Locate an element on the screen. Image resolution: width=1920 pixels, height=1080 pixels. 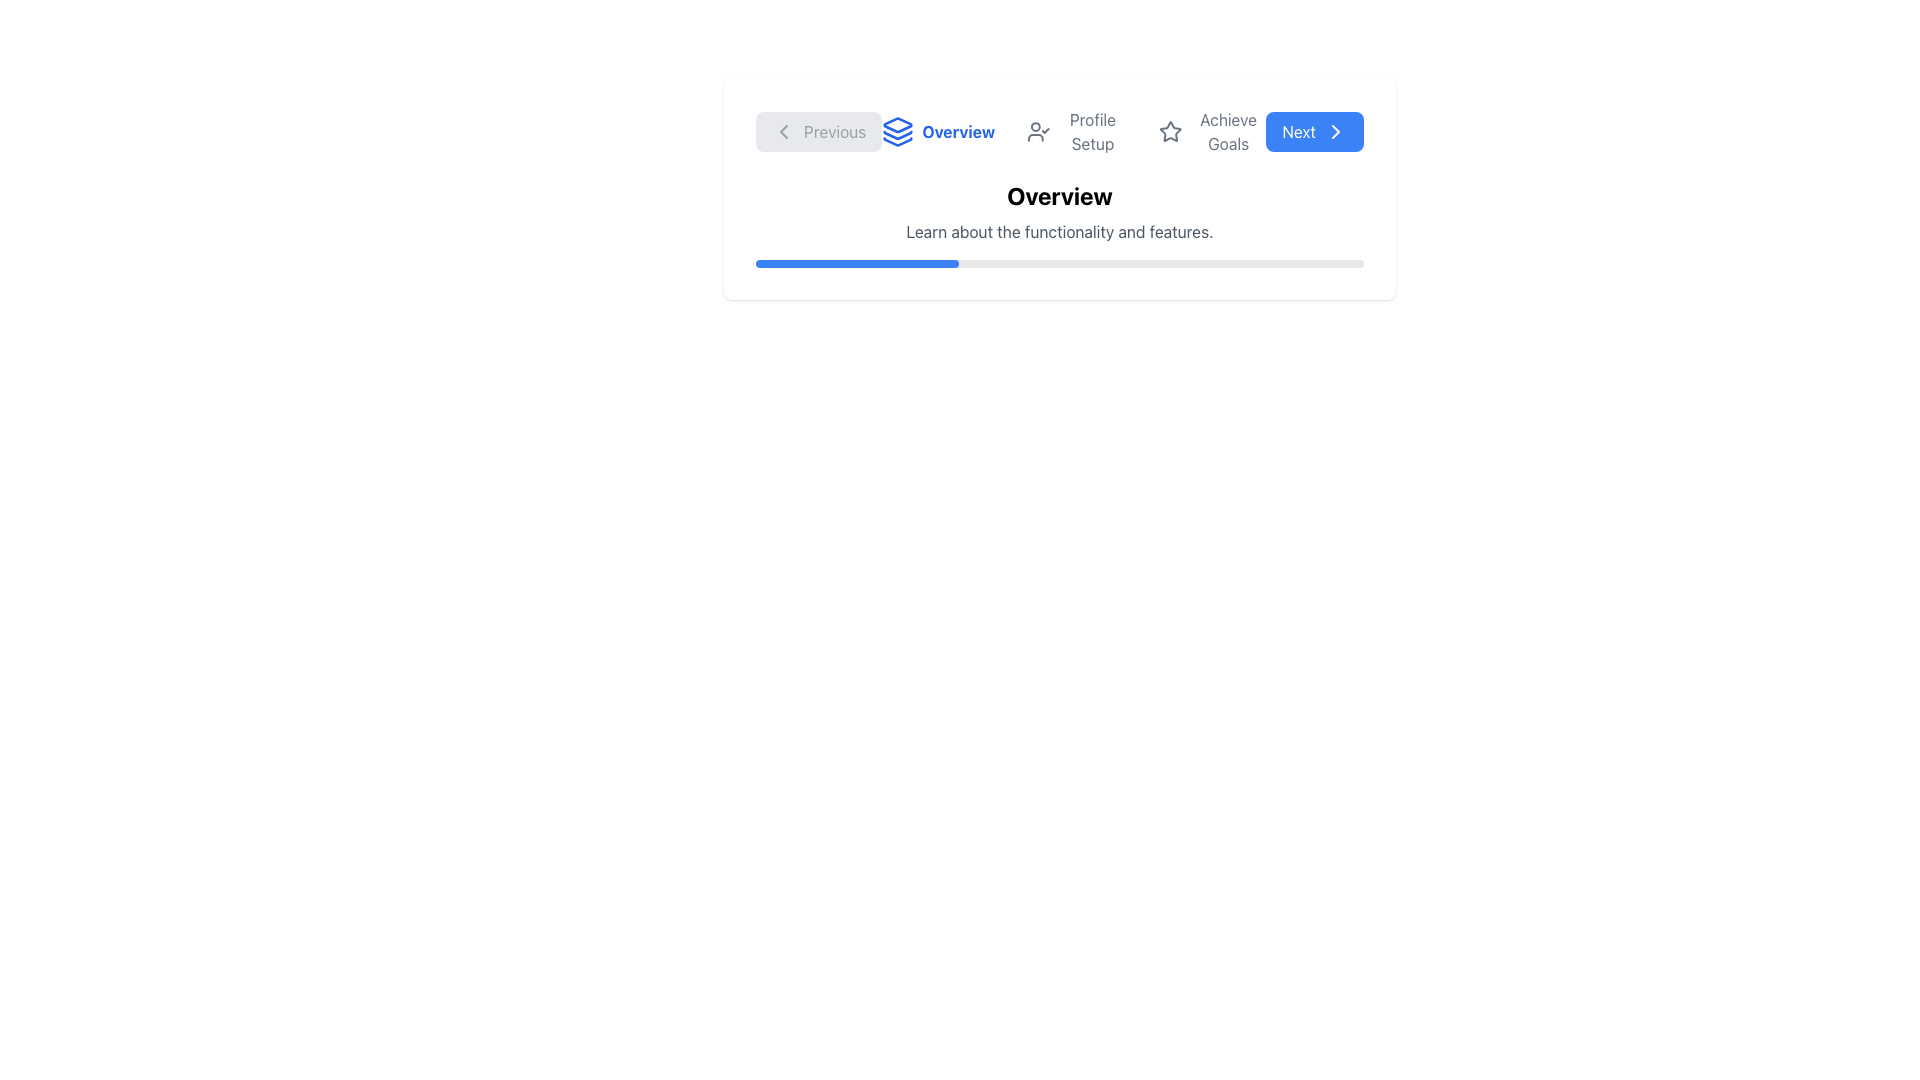
the right-facing chevron icon located to the right of the 'Next' text inside the blue button is located at coordinates (1335, 131).